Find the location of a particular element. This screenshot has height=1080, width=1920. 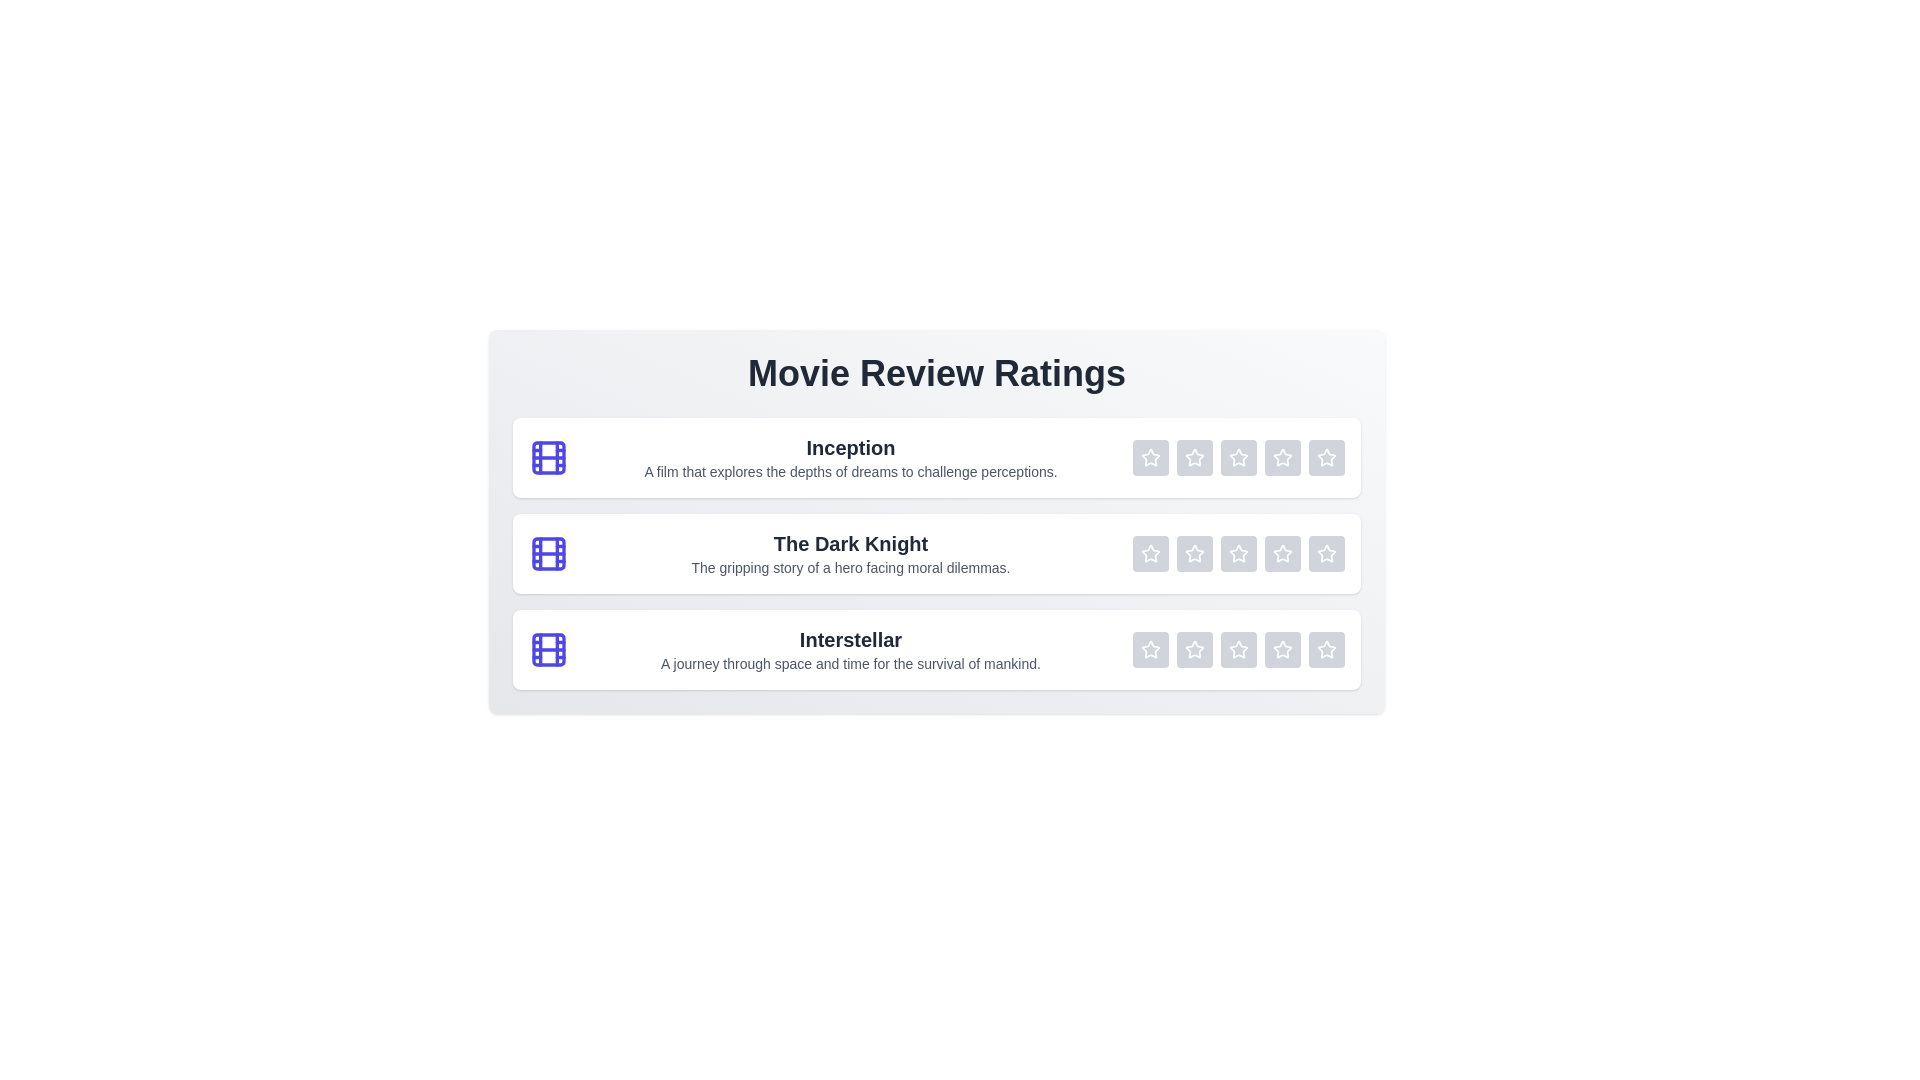

the rating of a movie to 2 stars by clicking the corresponding star is located at coordinates (1195, 458).